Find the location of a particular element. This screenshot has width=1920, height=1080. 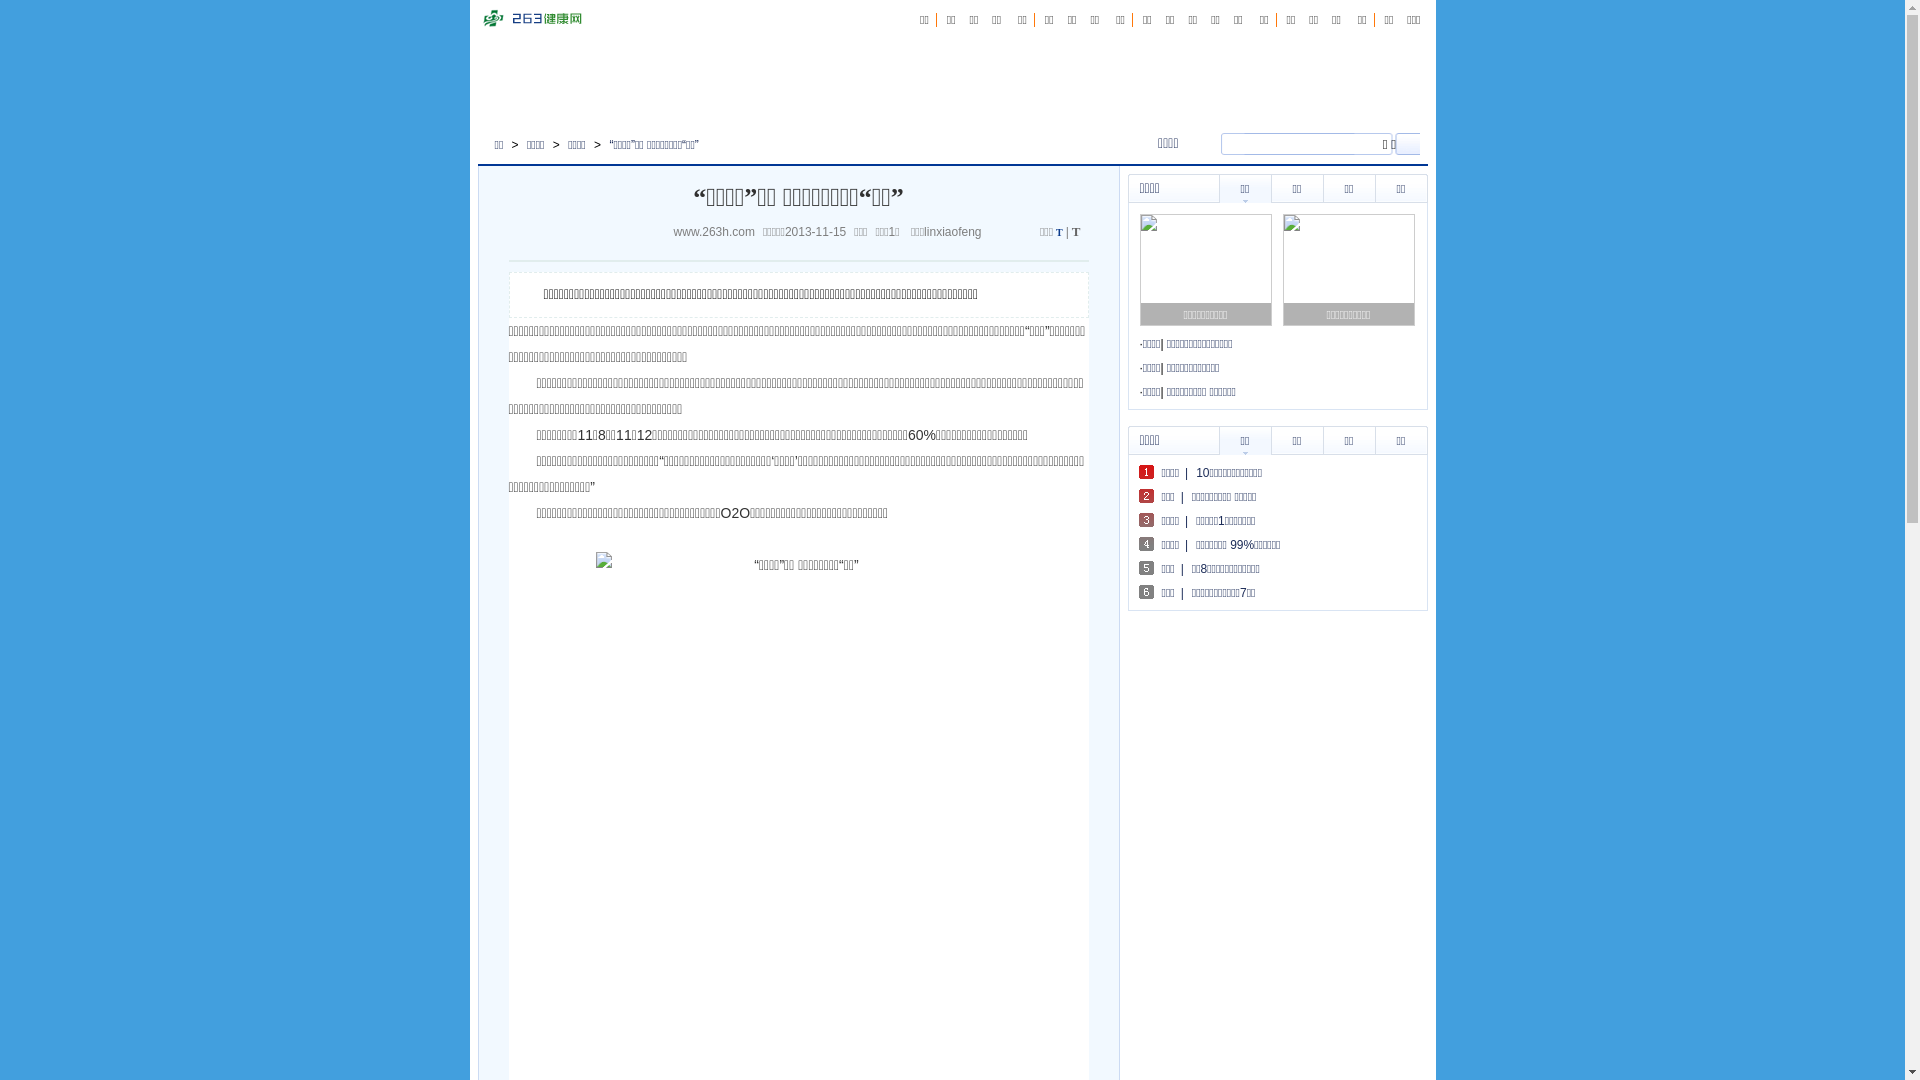

'T' is located at coordinates (1075, 230).